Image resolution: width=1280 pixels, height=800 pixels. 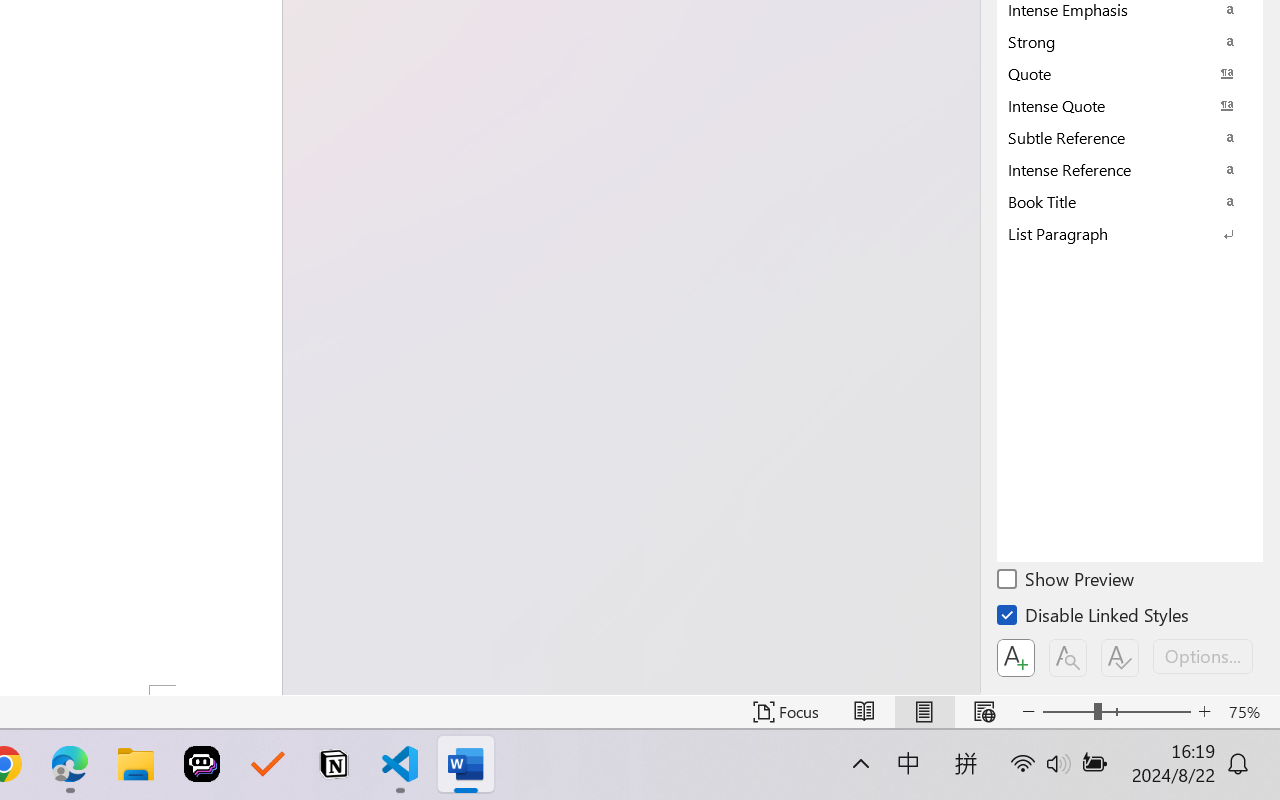 I want to click on 'Book Title', so click(x=1130, y=201).